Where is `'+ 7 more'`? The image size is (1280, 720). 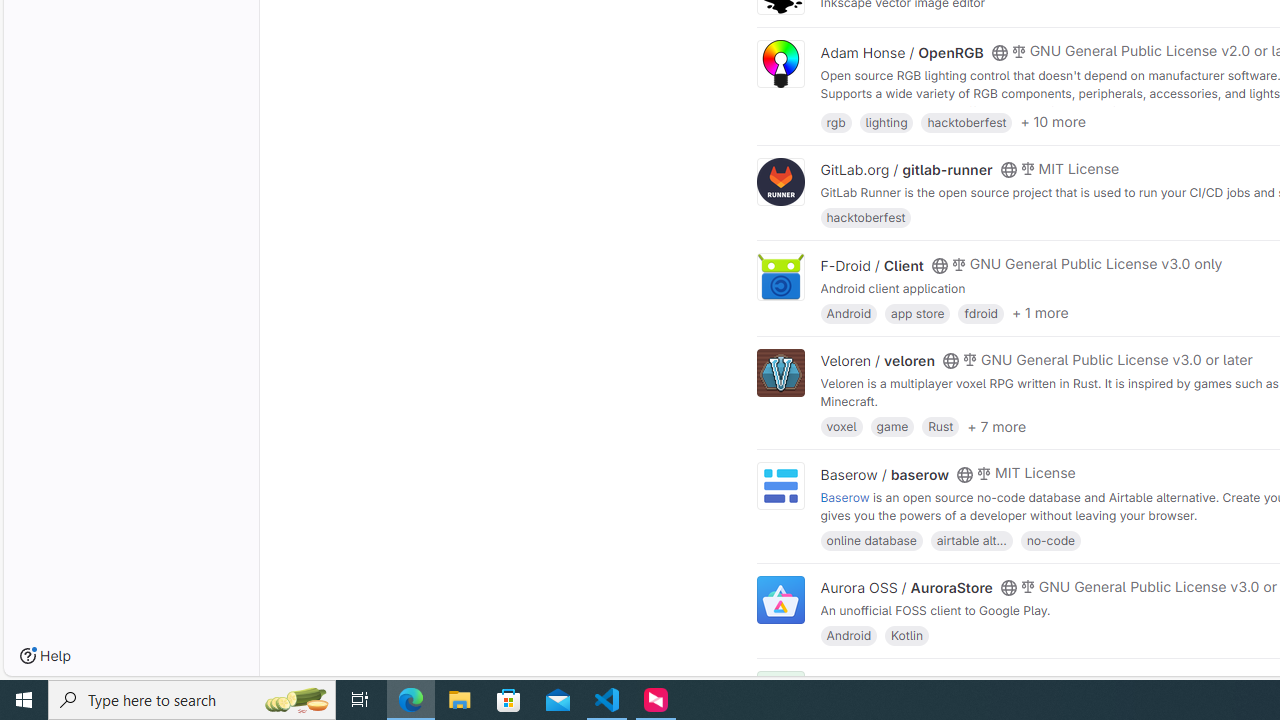
'+ 7 more' is located at coordinates (996, 424).